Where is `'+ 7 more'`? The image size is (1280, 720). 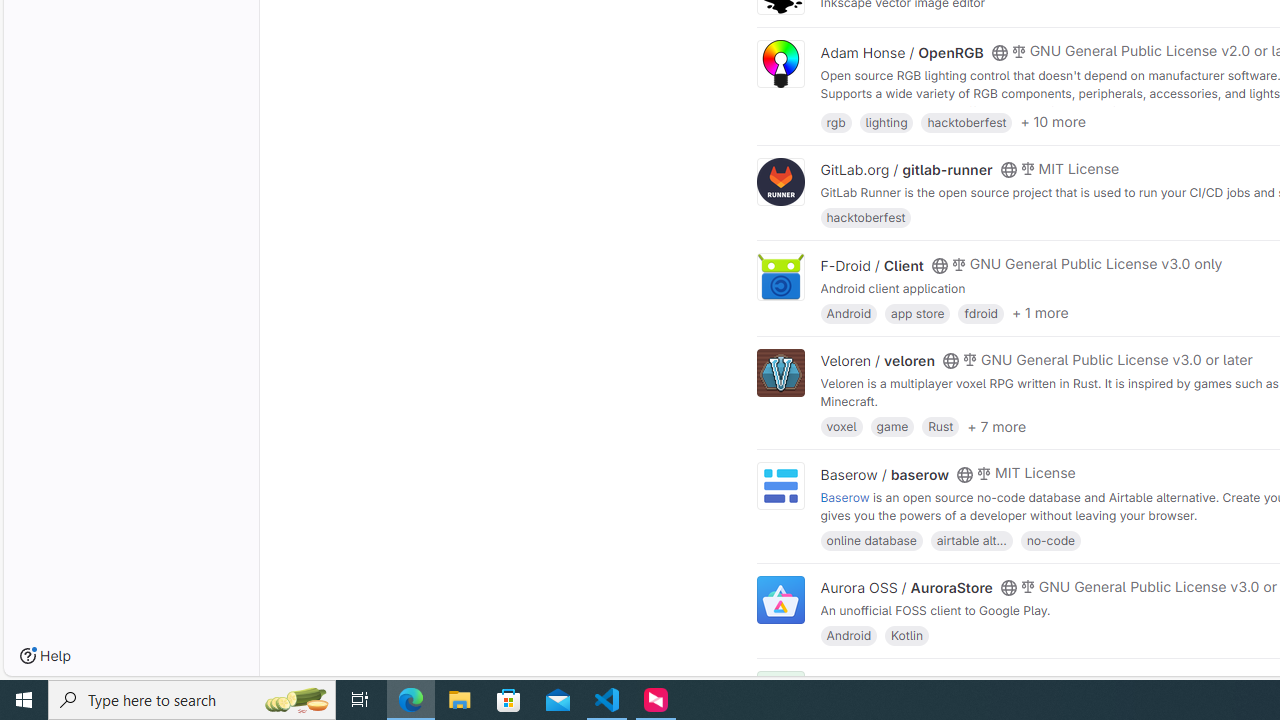
'+ 7 more' is located at coordinates (996, 424).